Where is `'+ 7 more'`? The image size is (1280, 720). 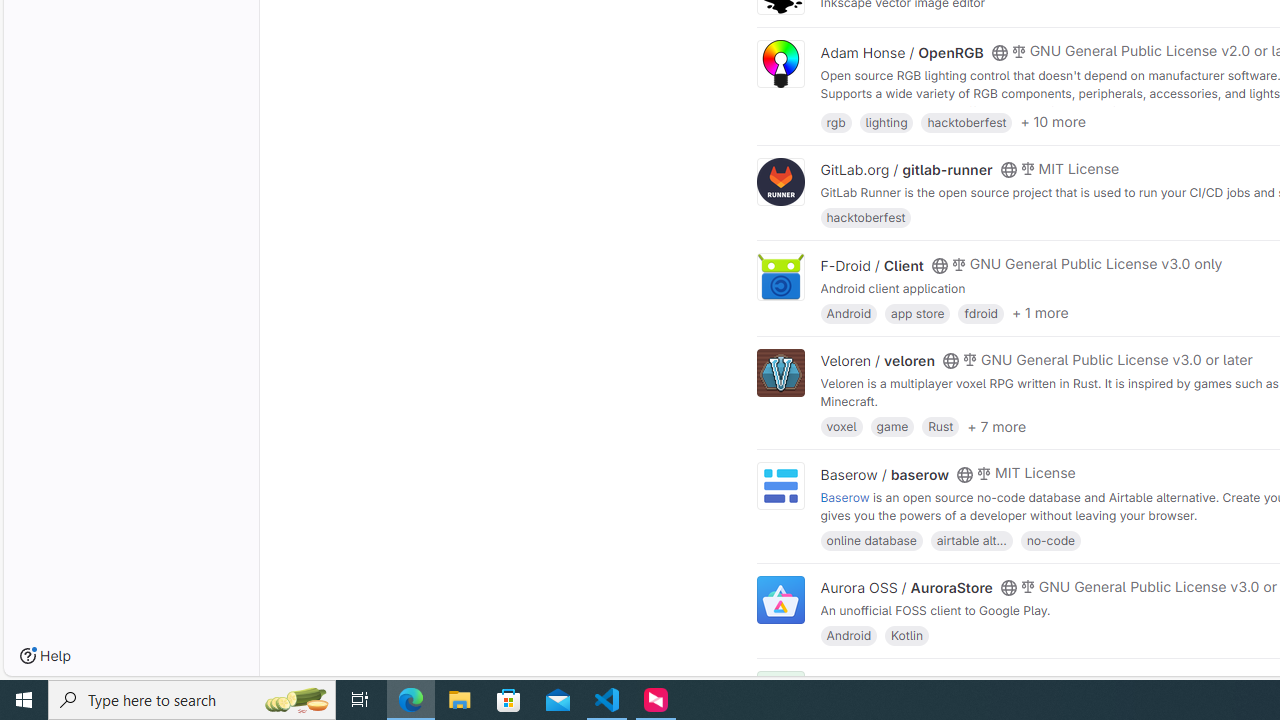
'+ 7 more' is located at coordinates (996, 424).